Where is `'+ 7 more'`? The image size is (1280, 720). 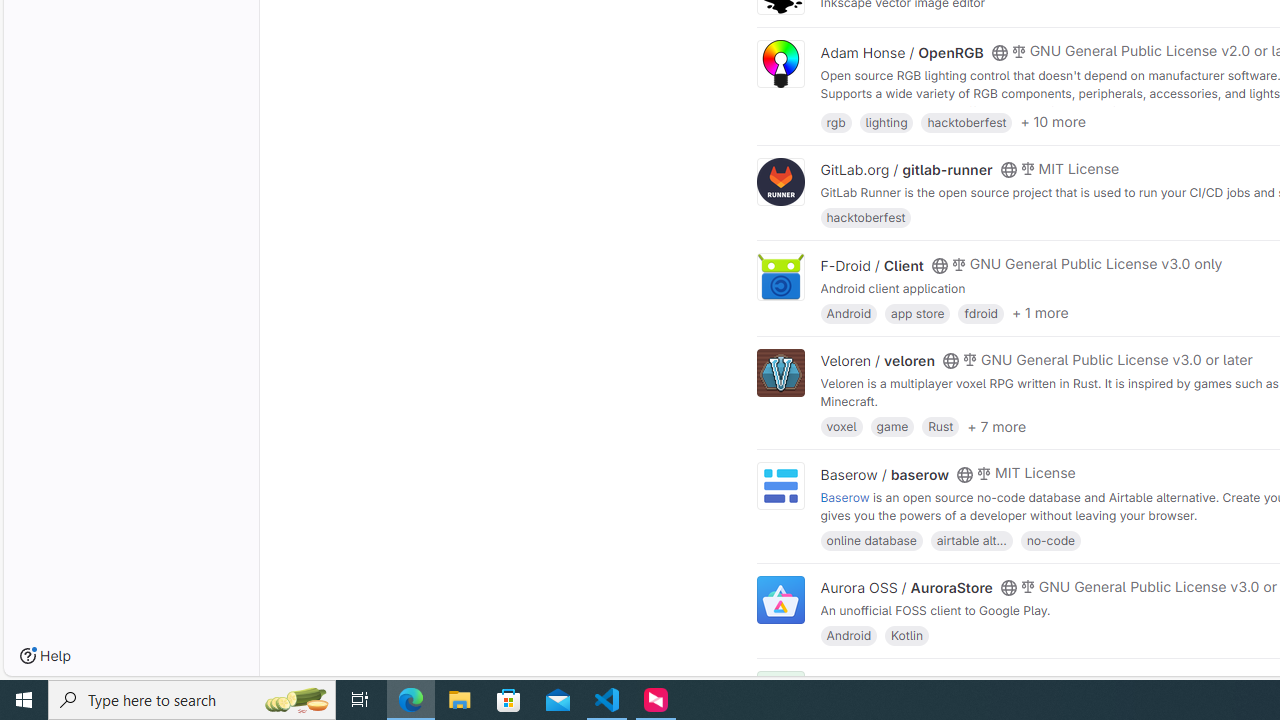
'+ 7 more' is located at coordinates (996, 424).